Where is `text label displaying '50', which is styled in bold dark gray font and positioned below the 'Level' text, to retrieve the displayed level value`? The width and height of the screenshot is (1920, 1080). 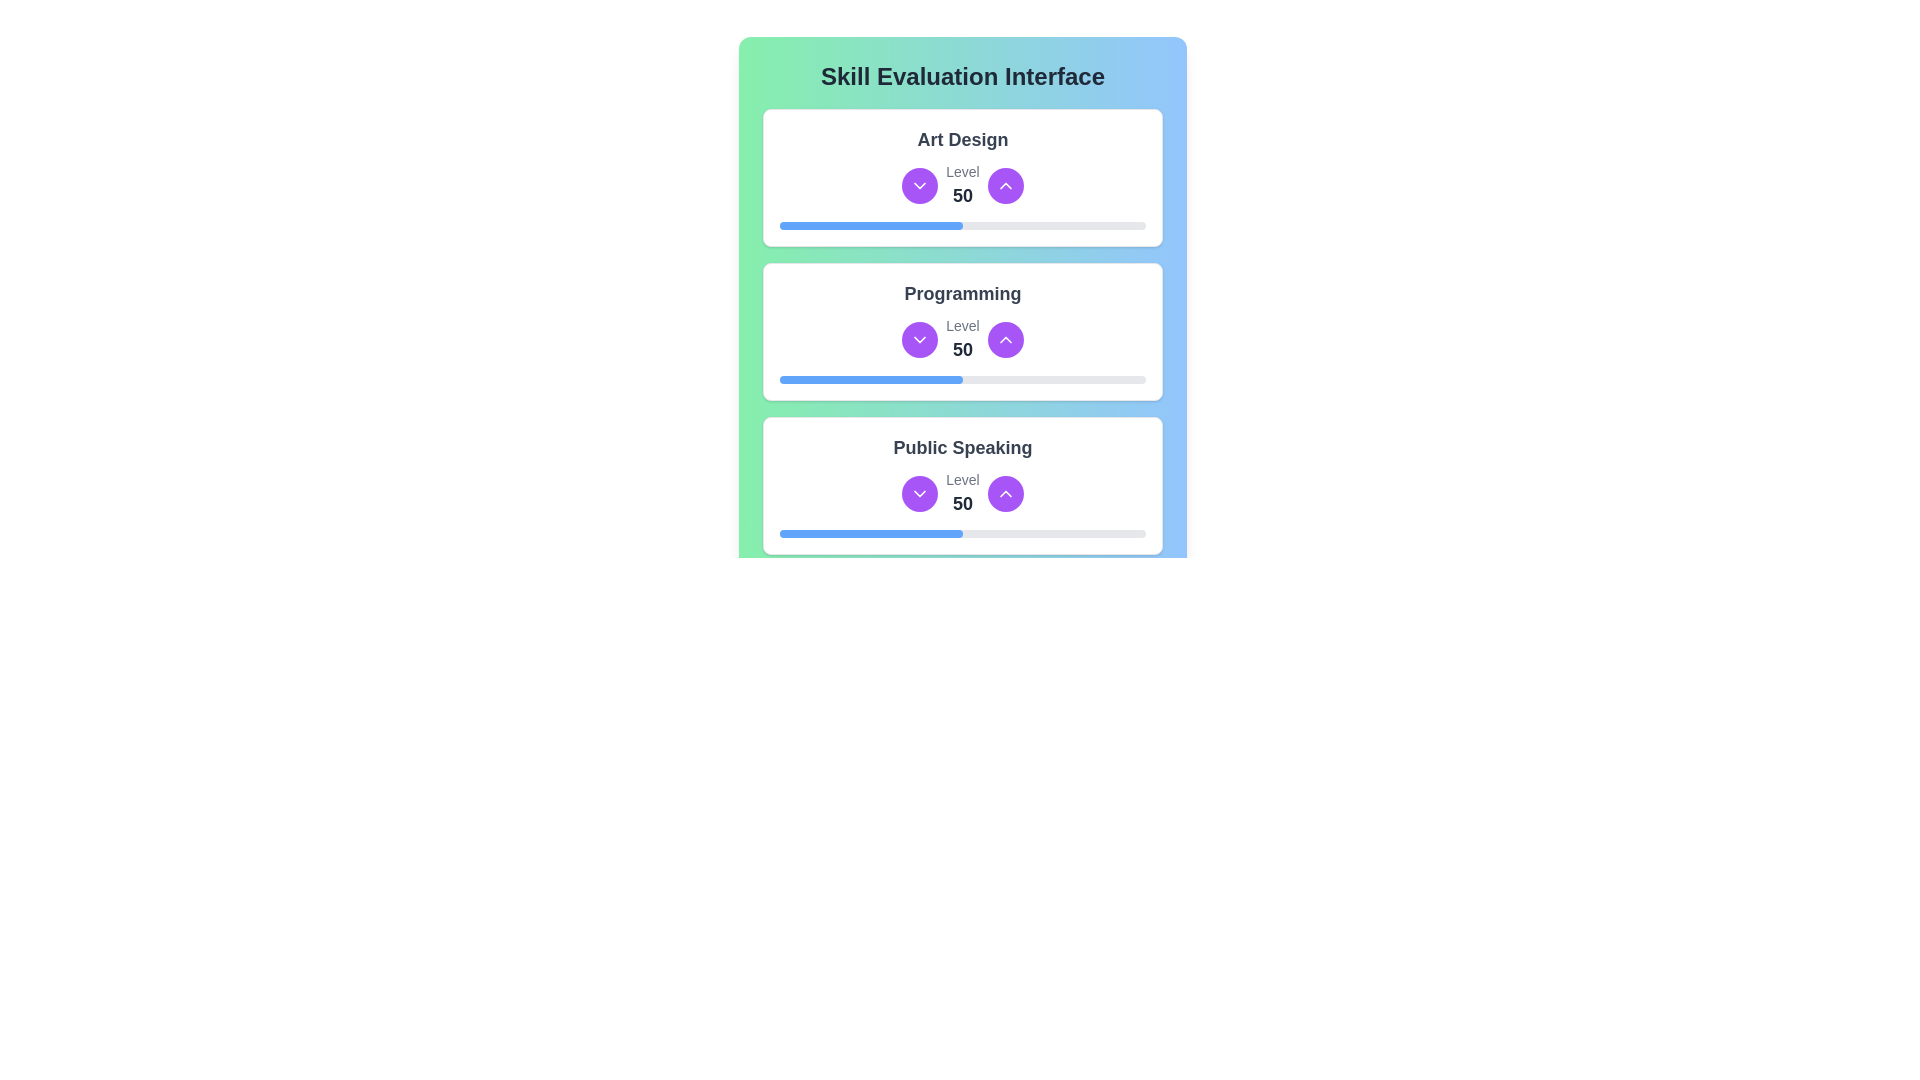
text label displaying '50', which is styled in bold dark gray font and positioned below the 'Level' text, to retrieve the displayed level value is located at coordinates (963, 196).